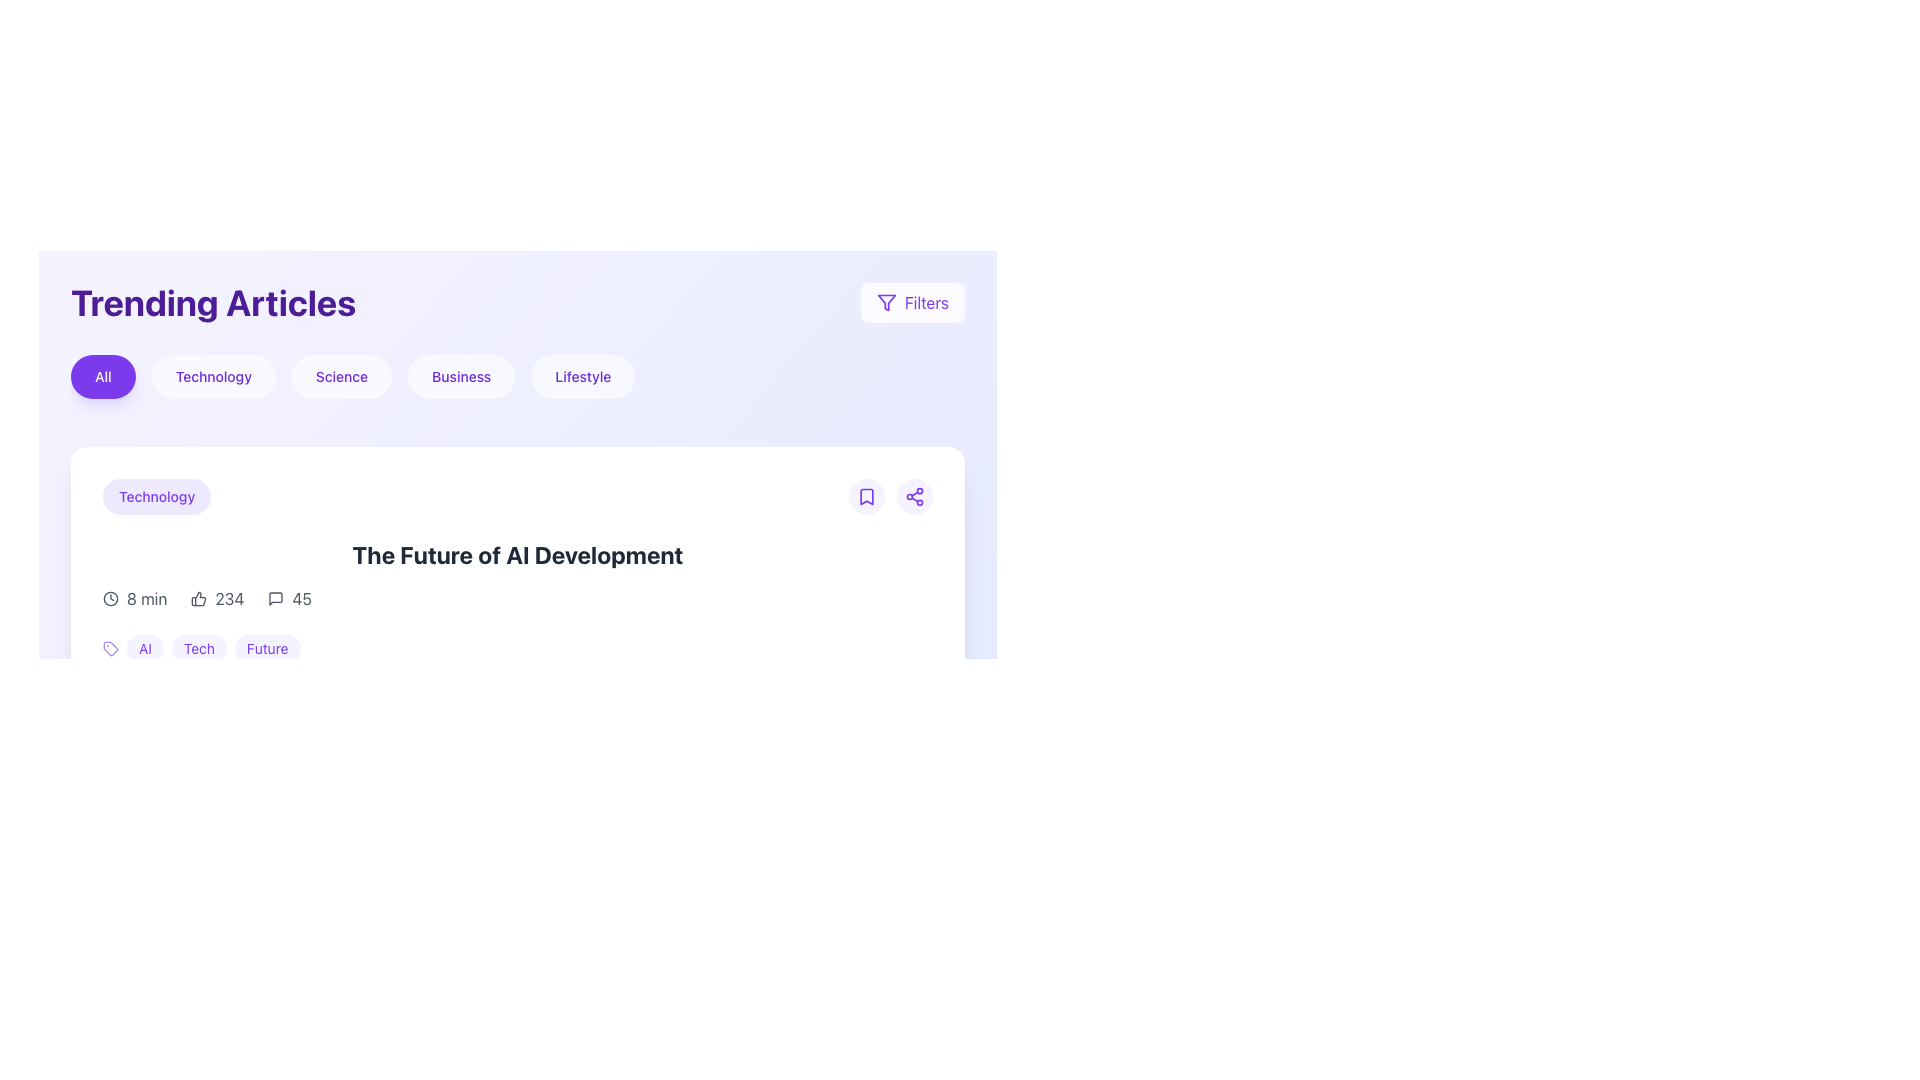 This screenshot has width=1920, height=1080. What do you see at coordinates (199, 597) in the screenshot?
I see `the 'like' icon/button located to the left of the number '234' to trigger a tooltip or change its appearance` at bounding box center [199, 597].